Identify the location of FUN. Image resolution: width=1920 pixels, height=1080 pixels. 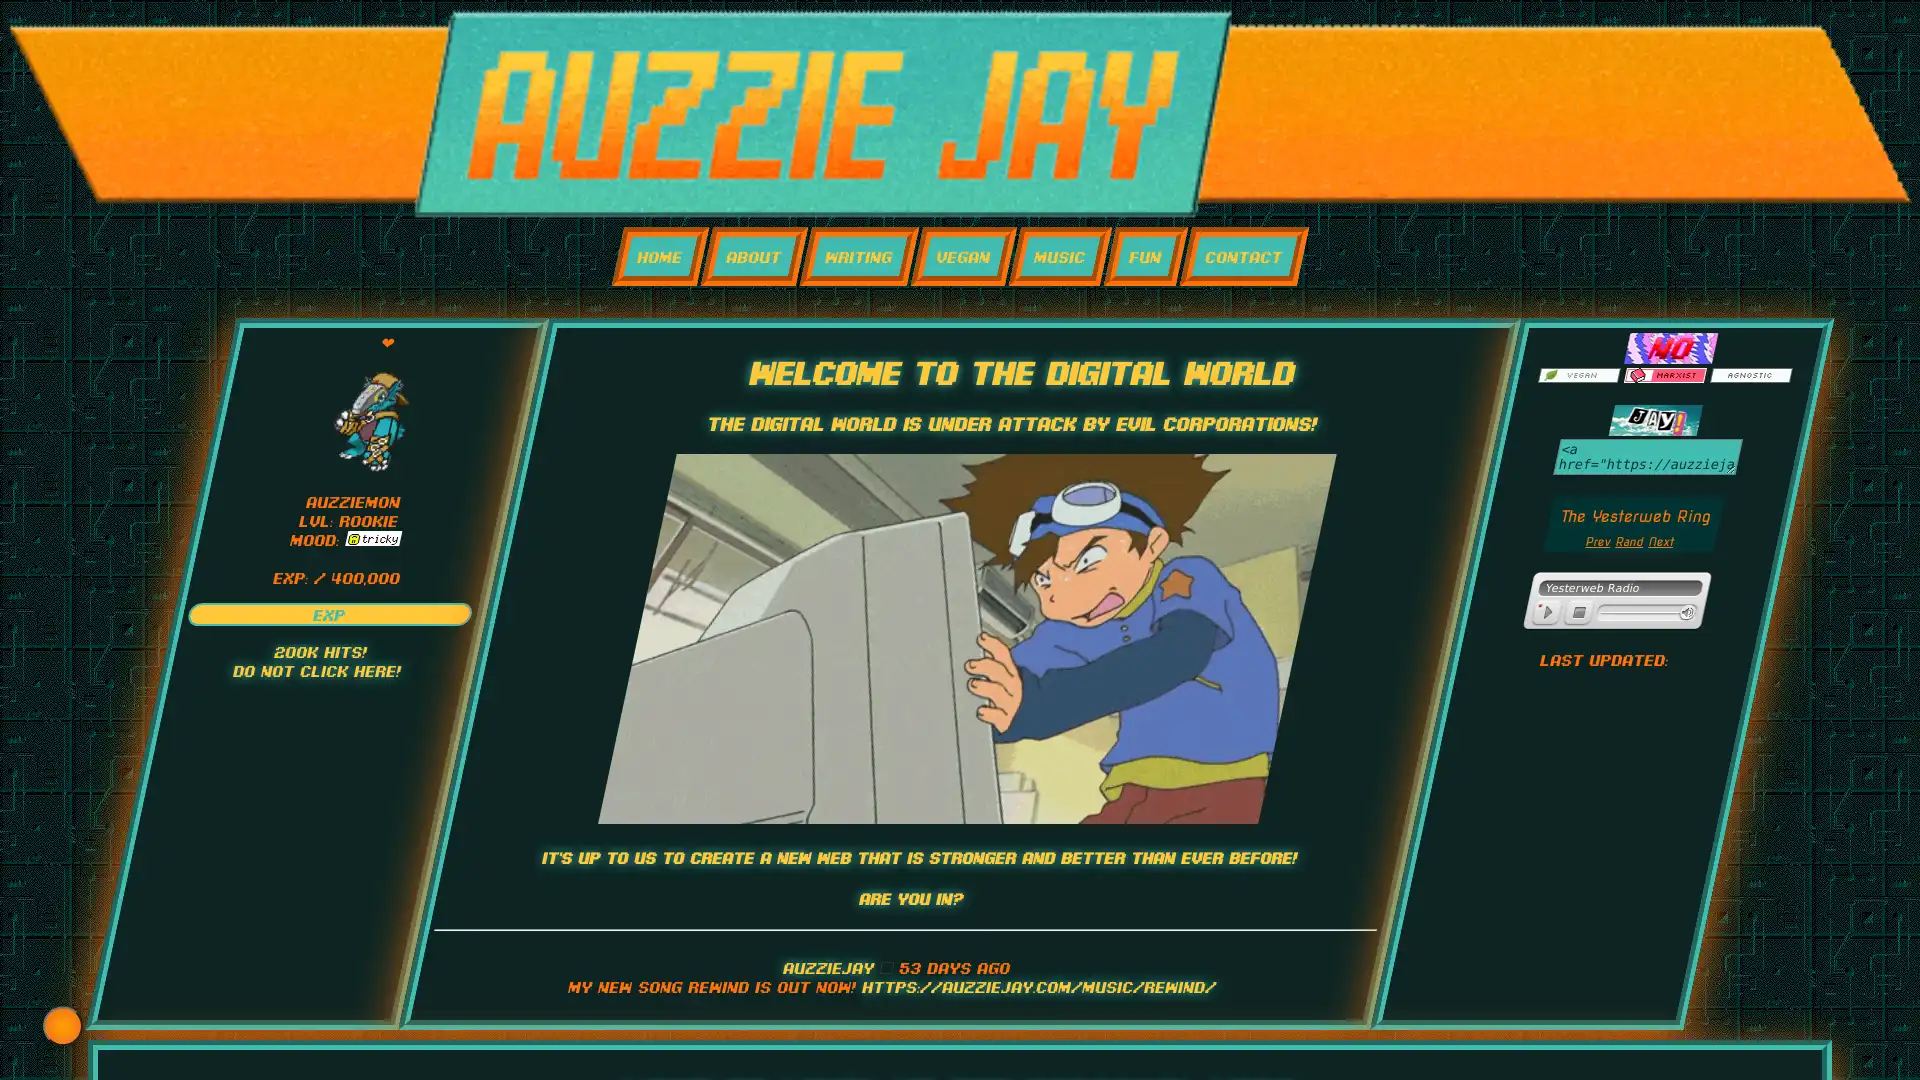
(1145, 255).